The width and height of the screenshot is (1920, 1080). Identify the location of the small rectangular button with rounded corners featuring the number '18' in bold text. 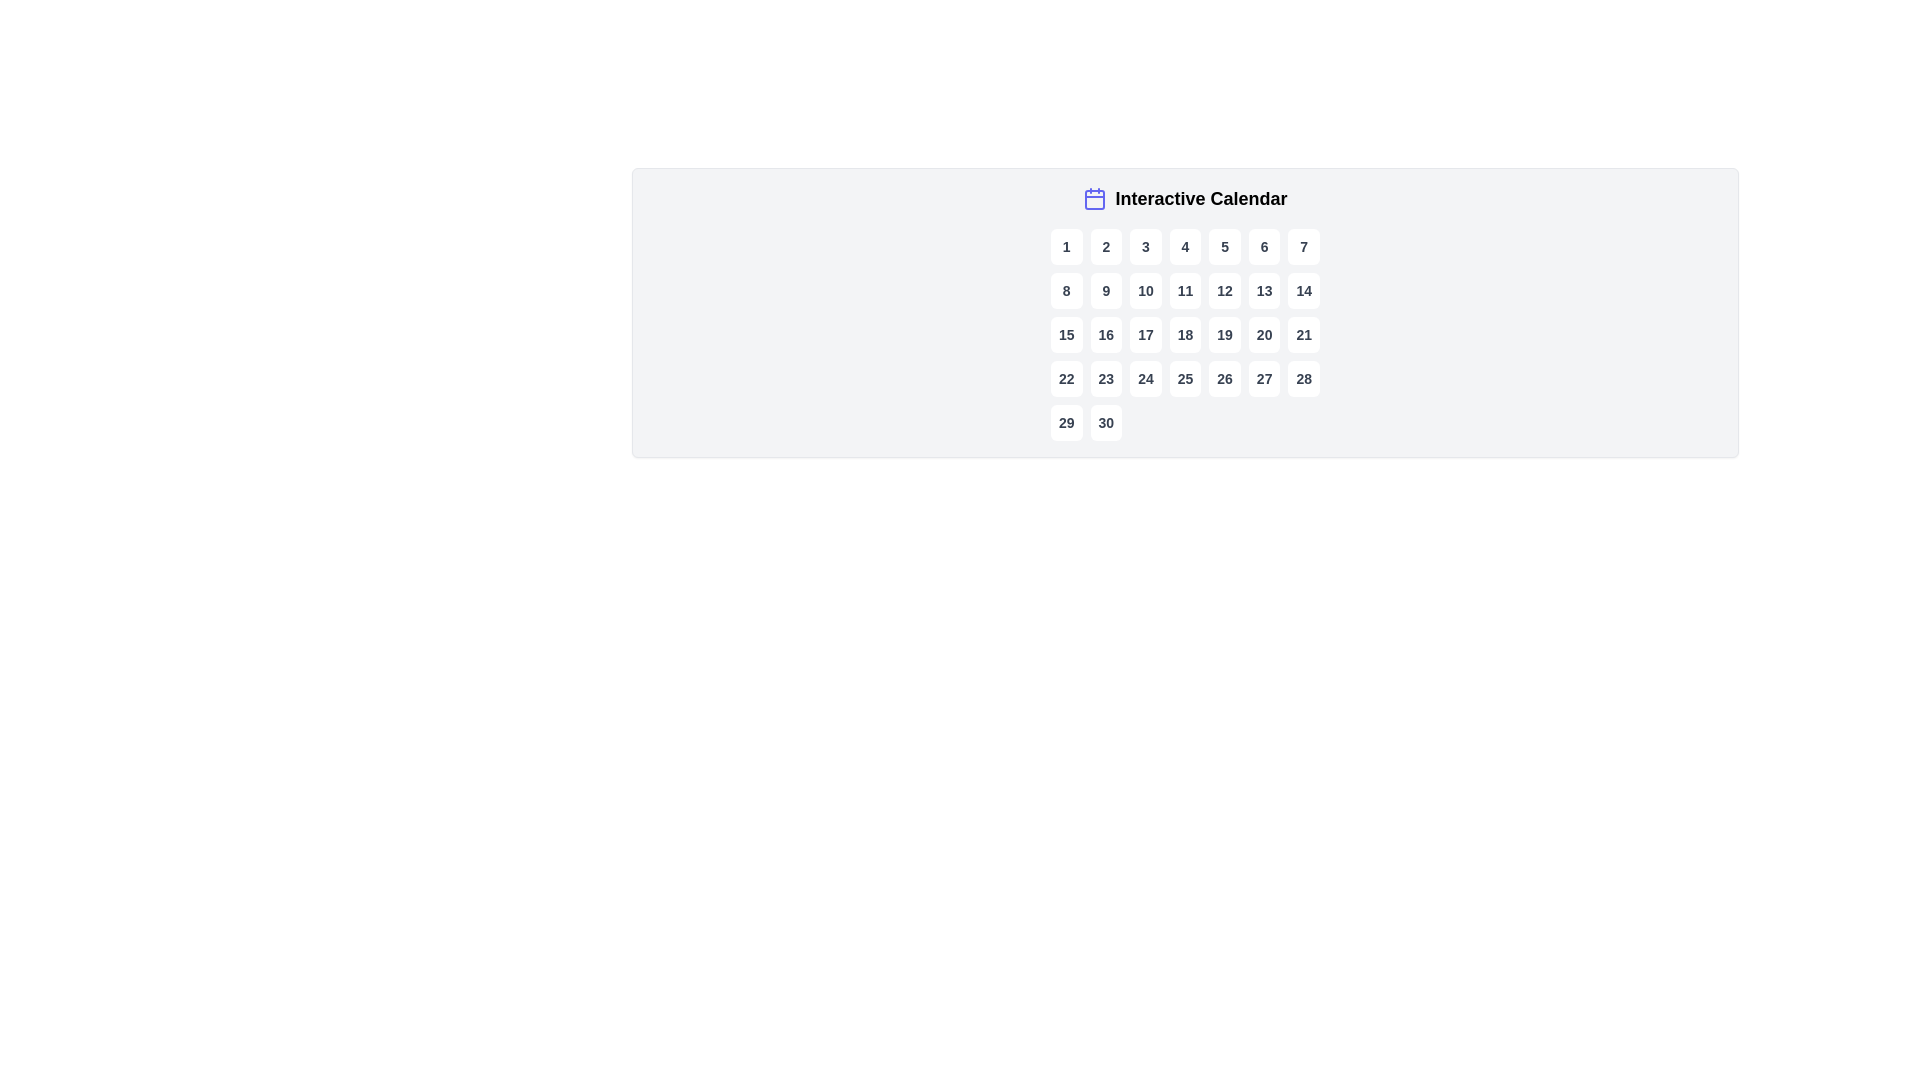
(1185, 334).